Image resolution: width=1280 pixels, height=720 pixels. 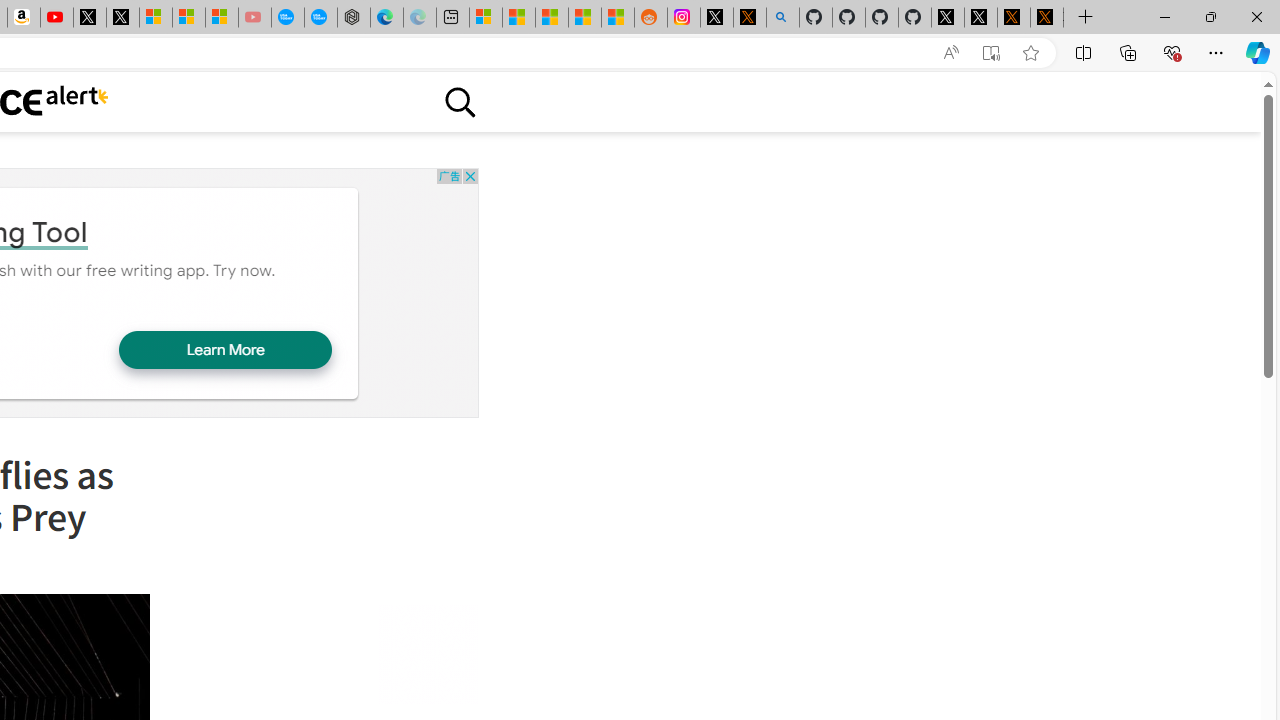 I want to click on 'Microsoft account | Microsoft Account Privacy Settings', so click(x=485, y=17).